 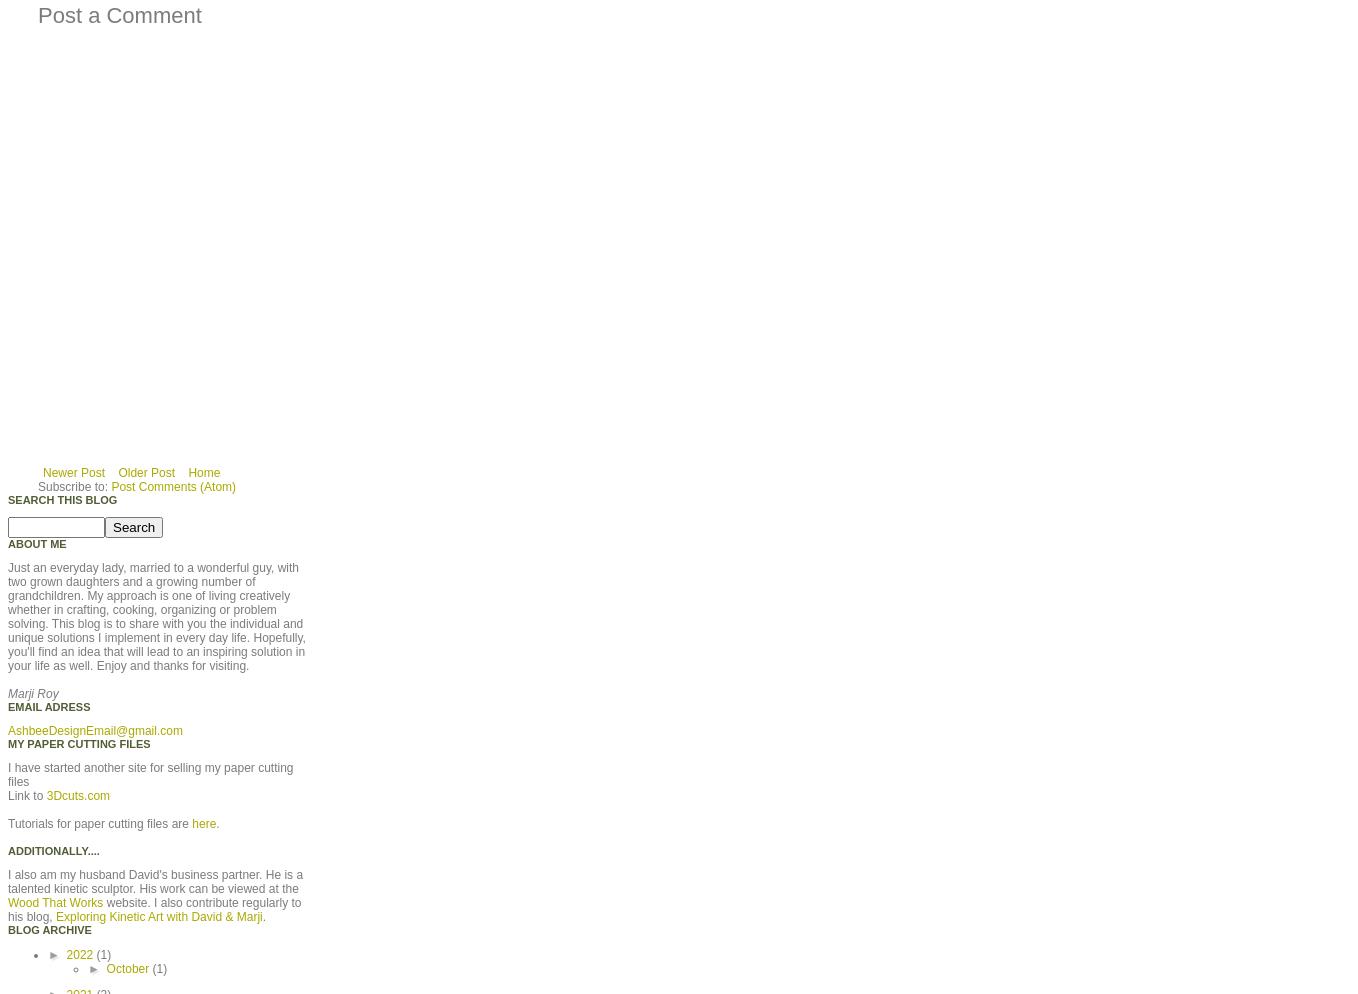 What do you see at coordinates (7, 729) in the screenshot?
I see `'AshbeeDesignEmail'` at bounding box center [7, 729].